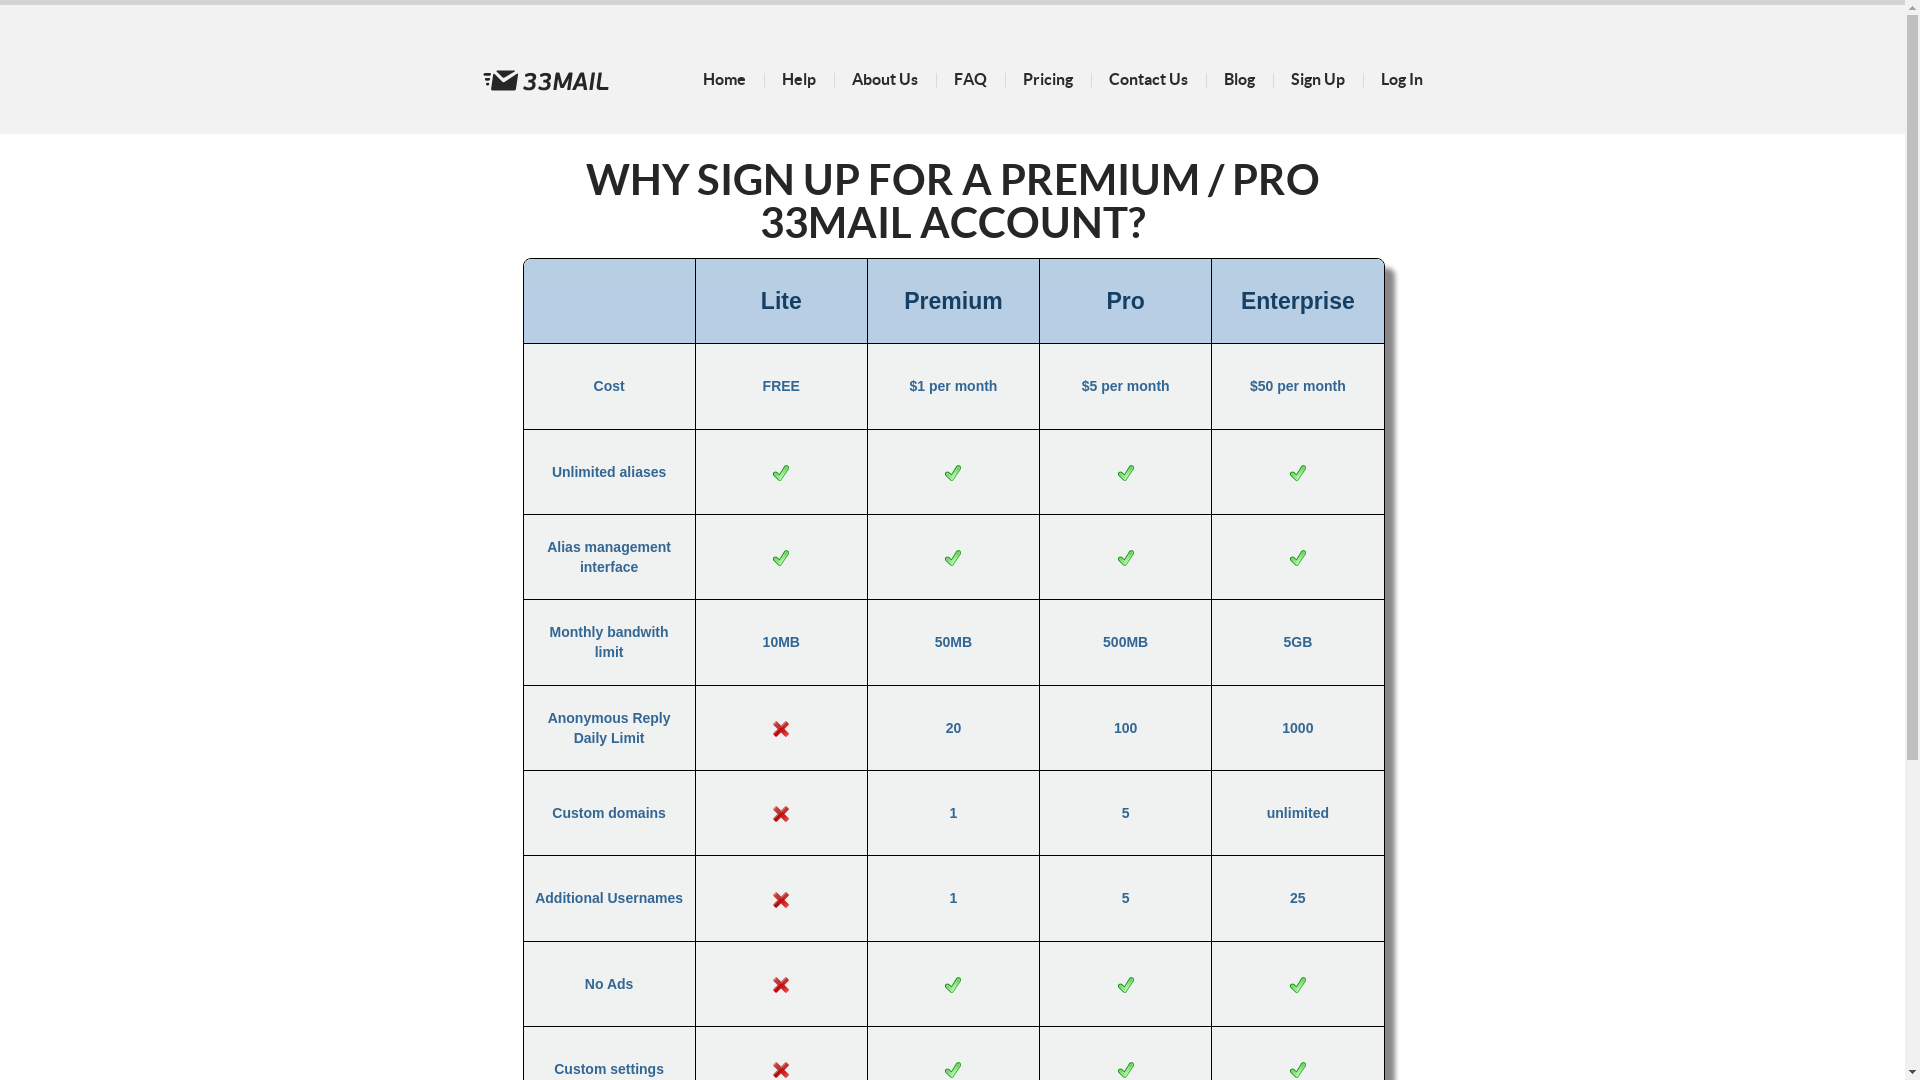 This screenshot has height=1080, width=1920. I want to click on 'FAQ', so click(970, 77).